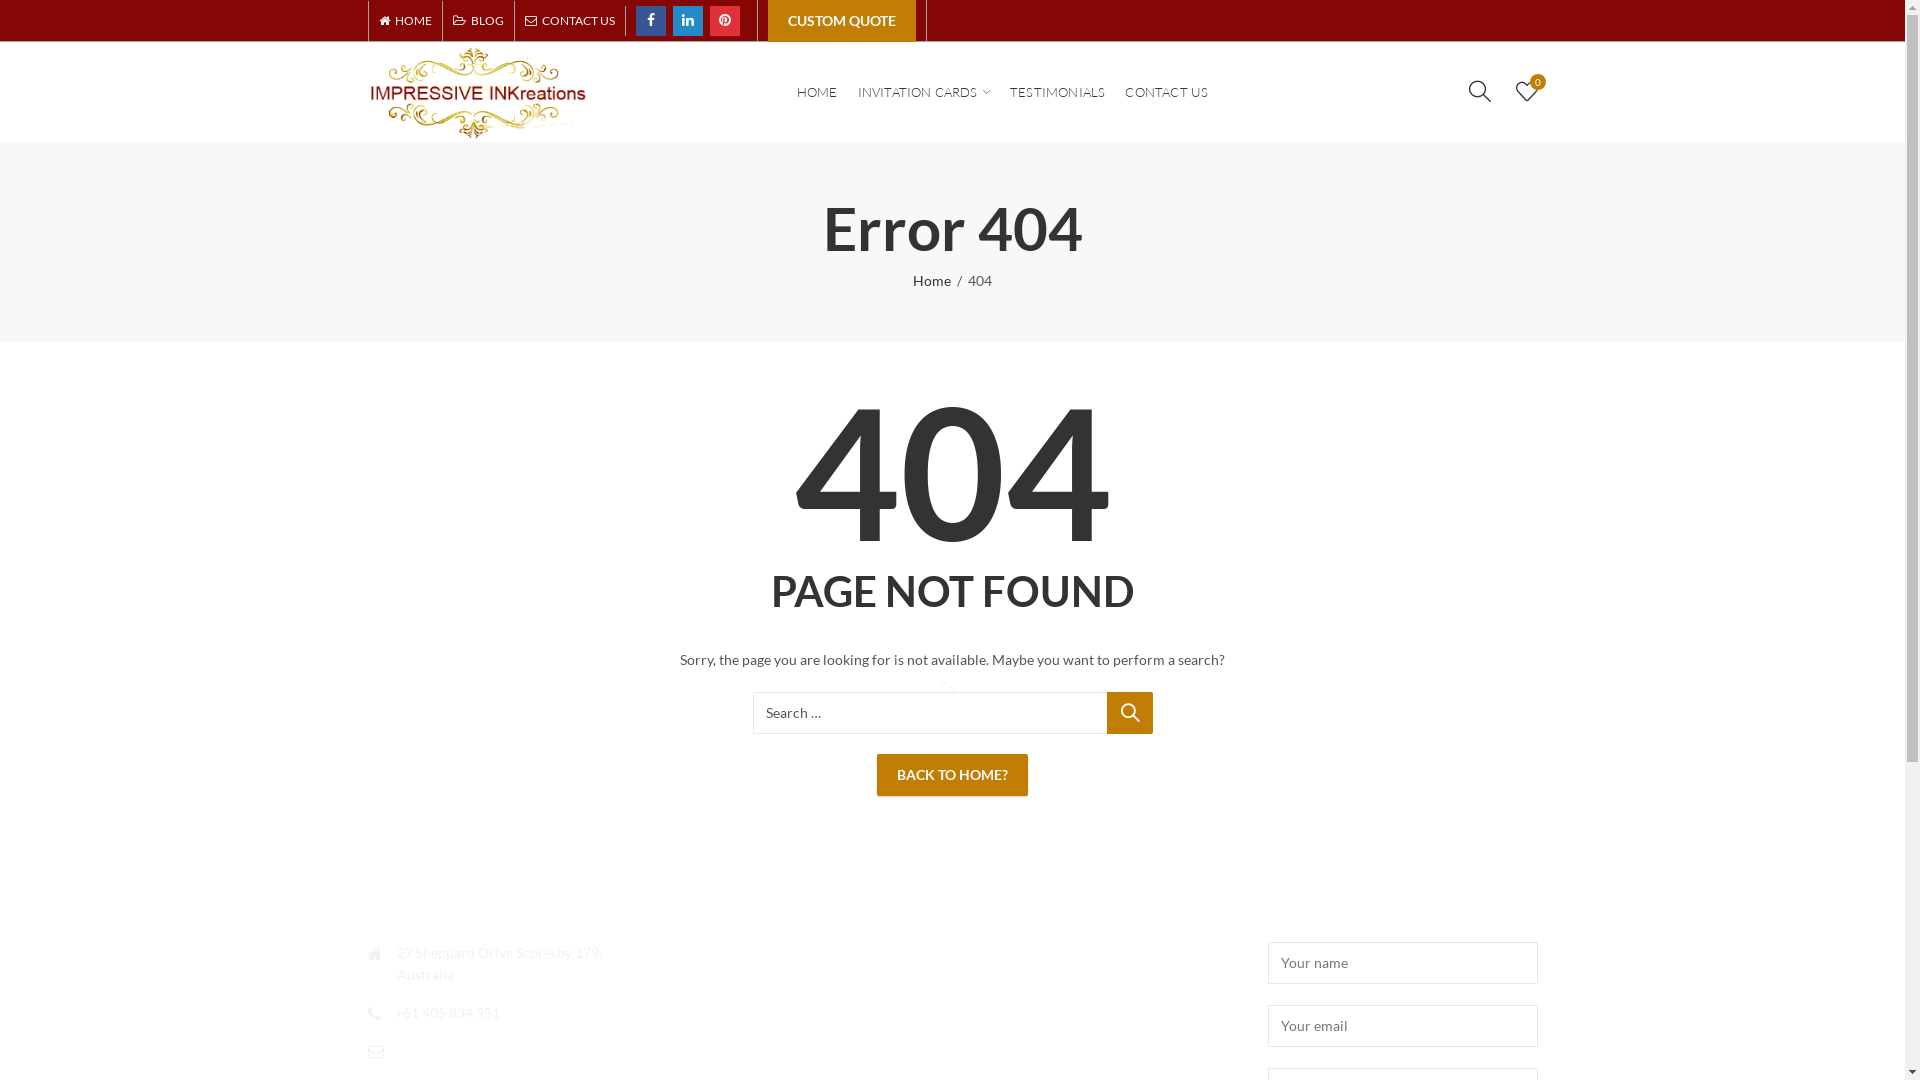  I want to click on 'TESTIMONIALS', so click(1056, 92).